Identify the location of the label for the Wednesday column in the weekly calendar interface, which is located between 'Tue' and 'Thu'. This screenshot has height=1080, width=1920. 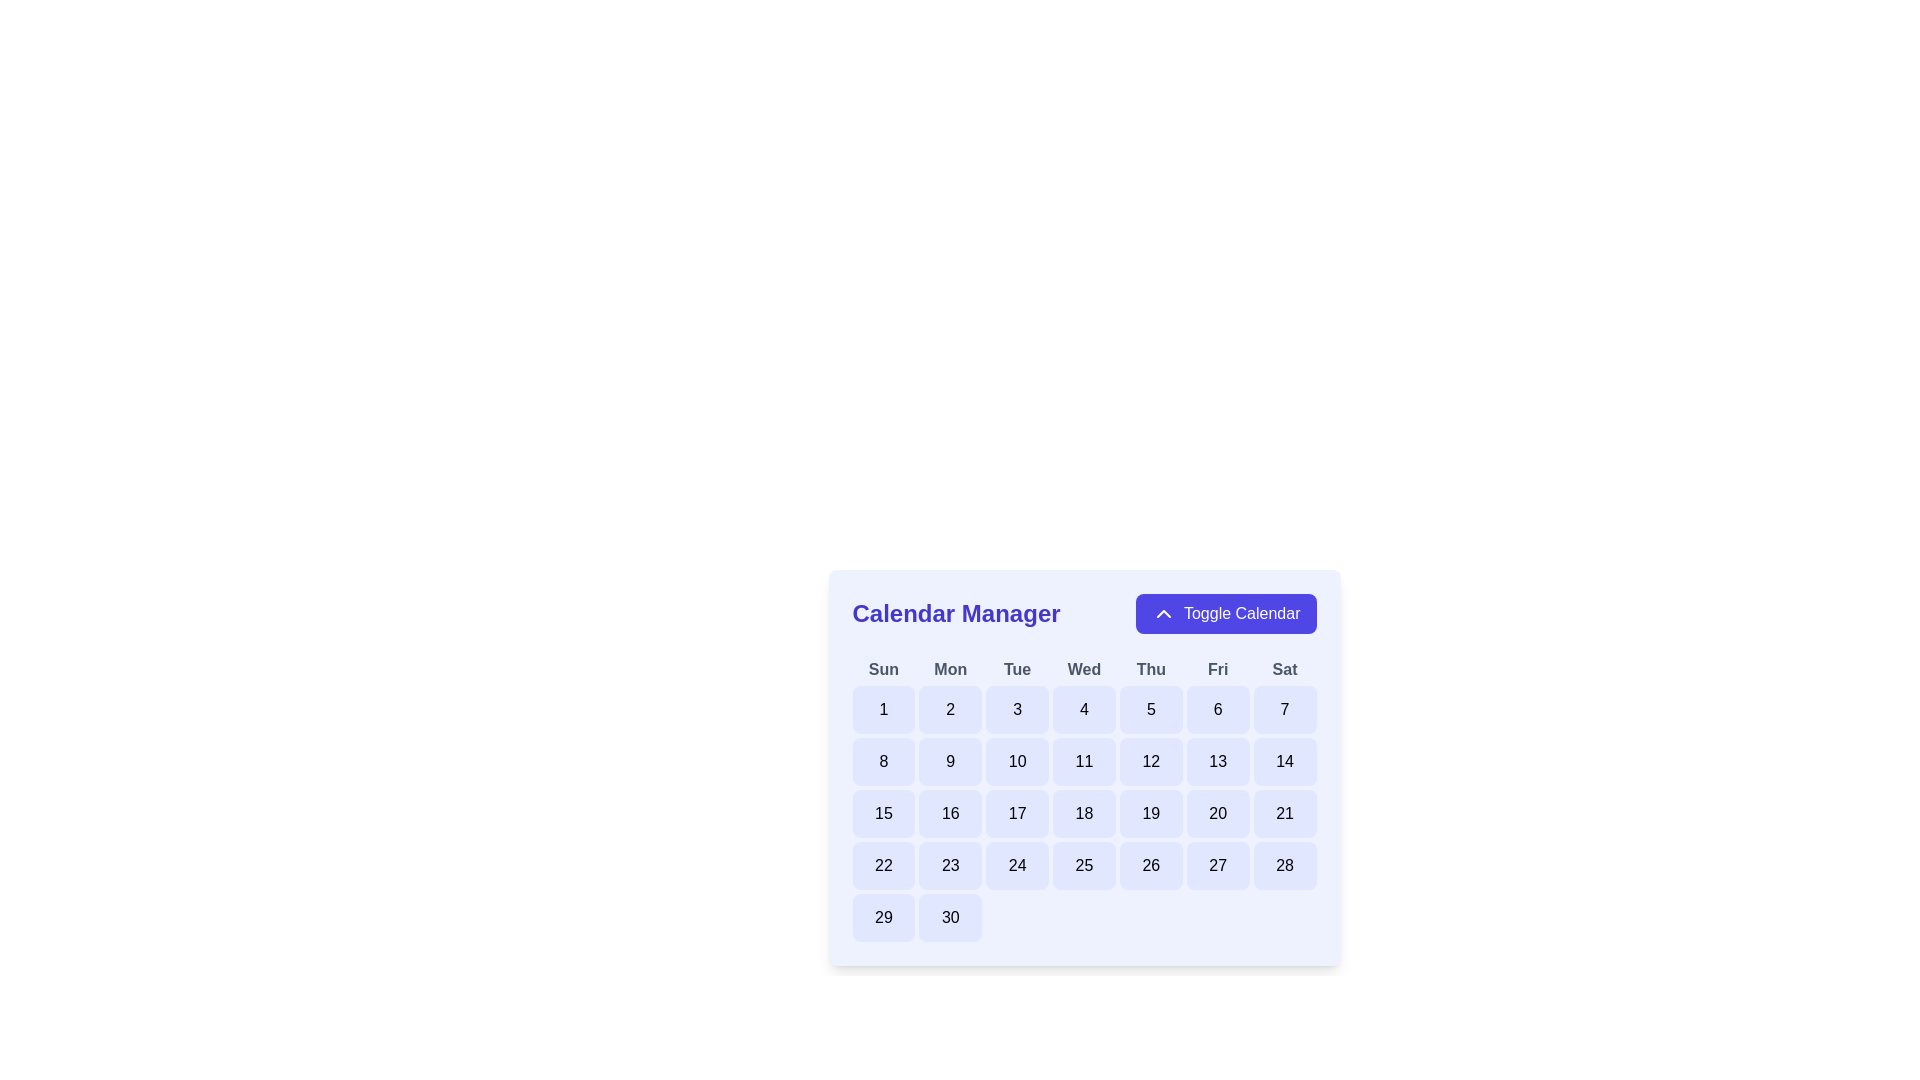
(1083, 670).